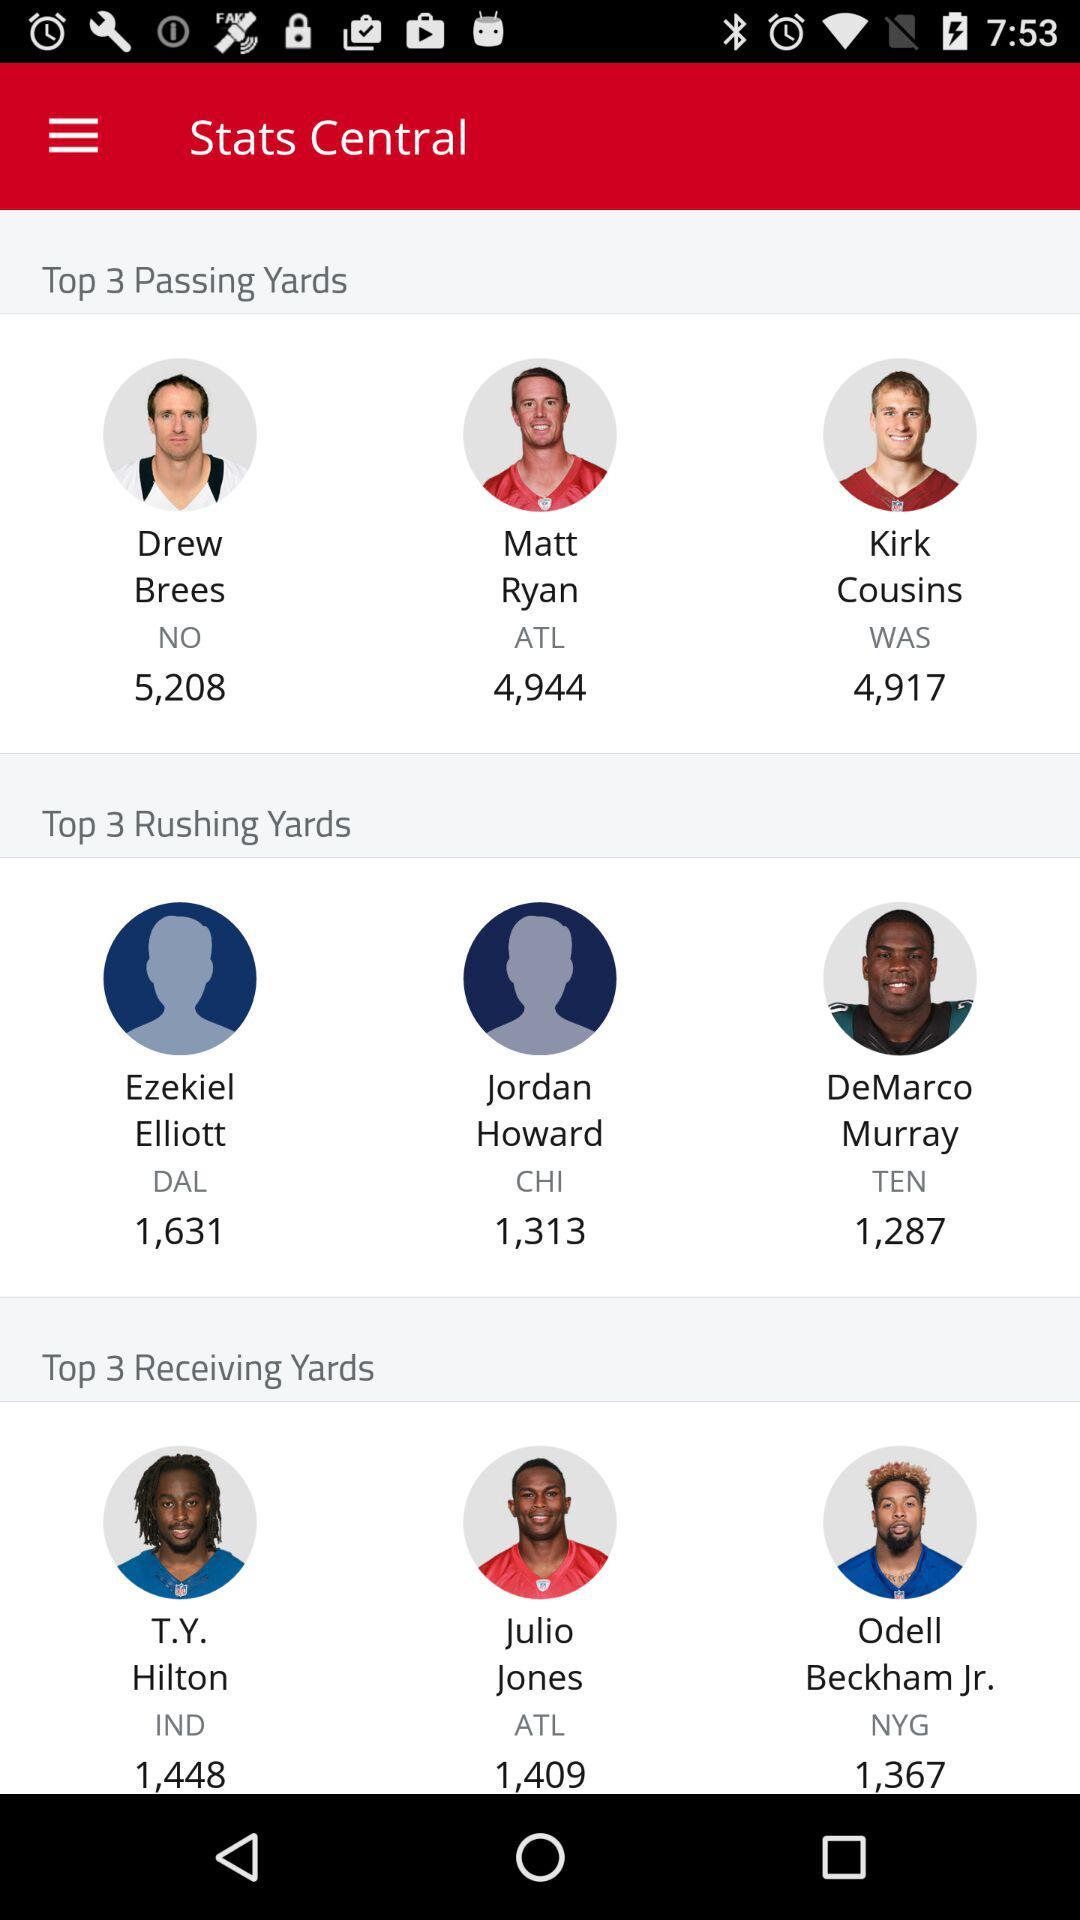  I want to click on the person, so click(540, 434).